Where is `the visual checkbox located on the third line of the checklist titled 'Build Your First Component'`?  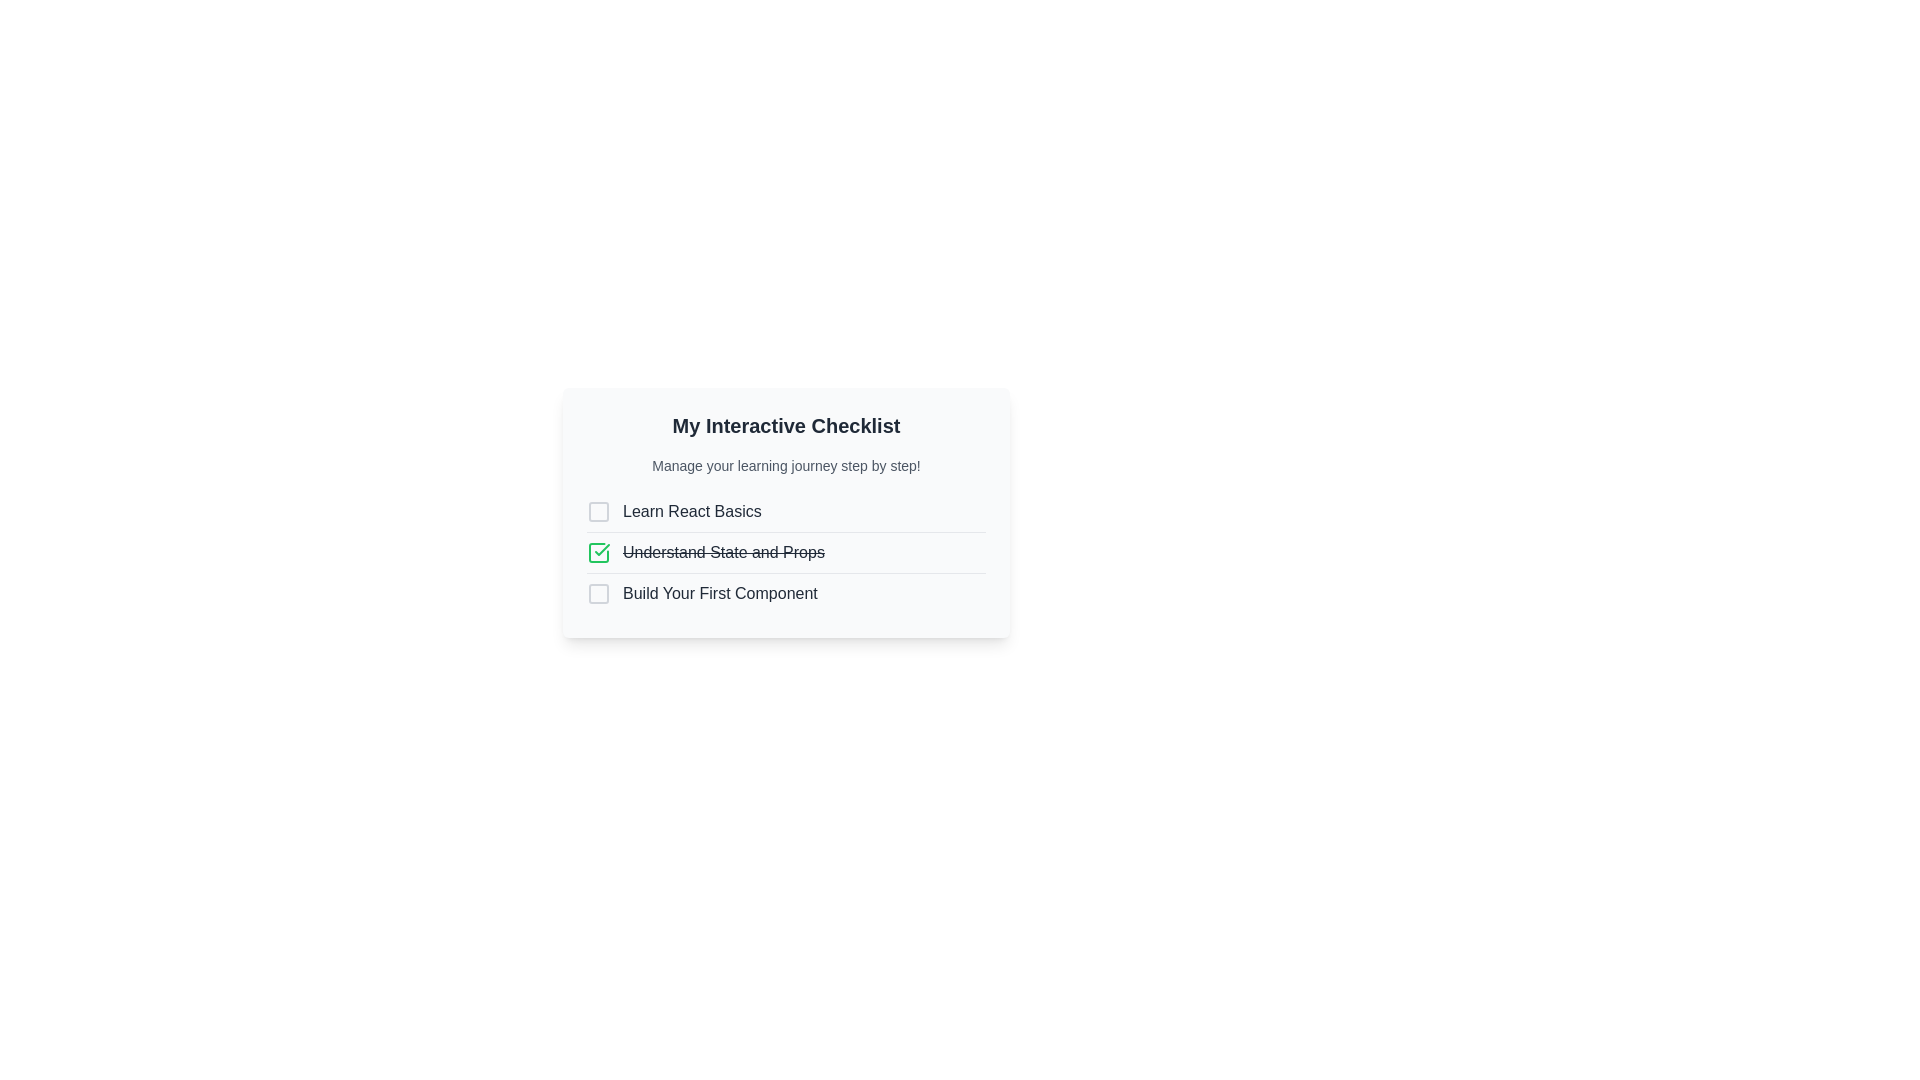 the visual checkbox located on the third line of the checklist titled 'Build Your First Component' is located at coordinates (598, 593).